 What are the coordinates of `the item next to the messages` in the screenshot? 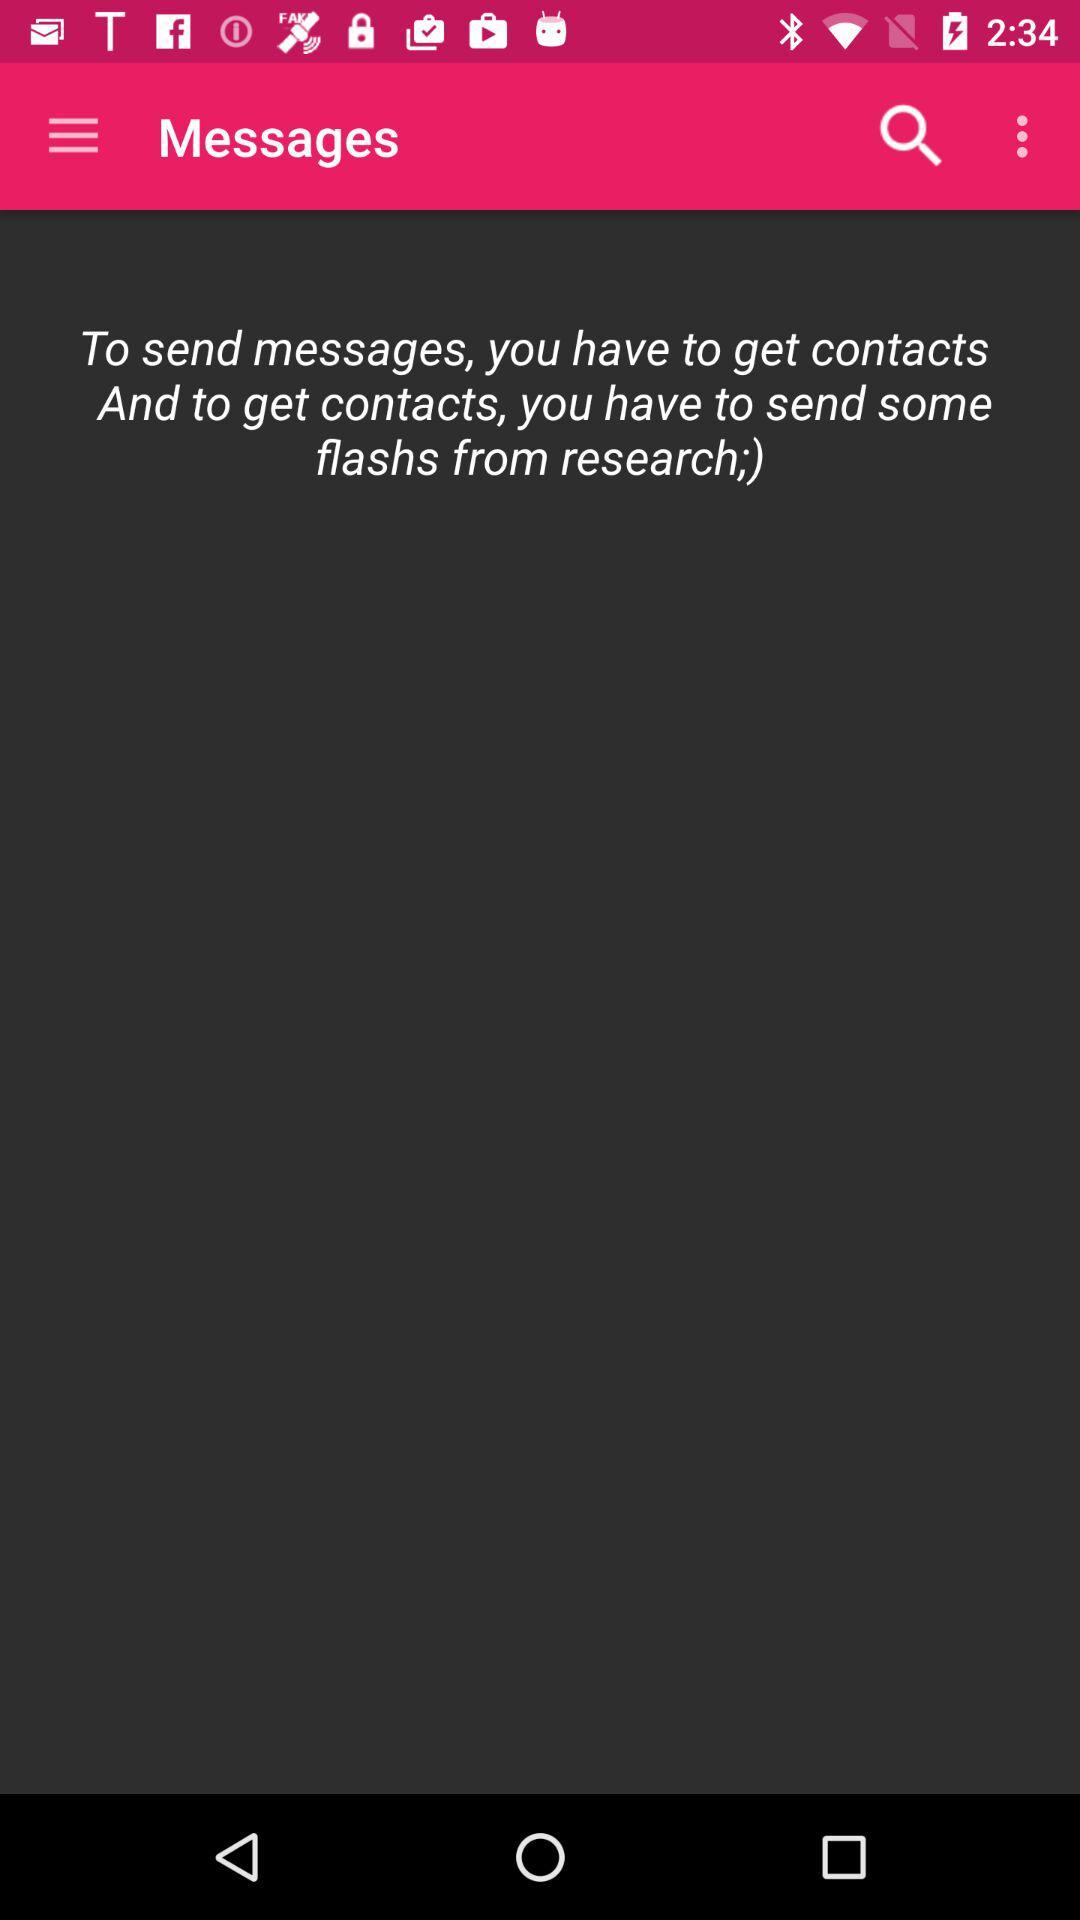 It's located at (911, 135).